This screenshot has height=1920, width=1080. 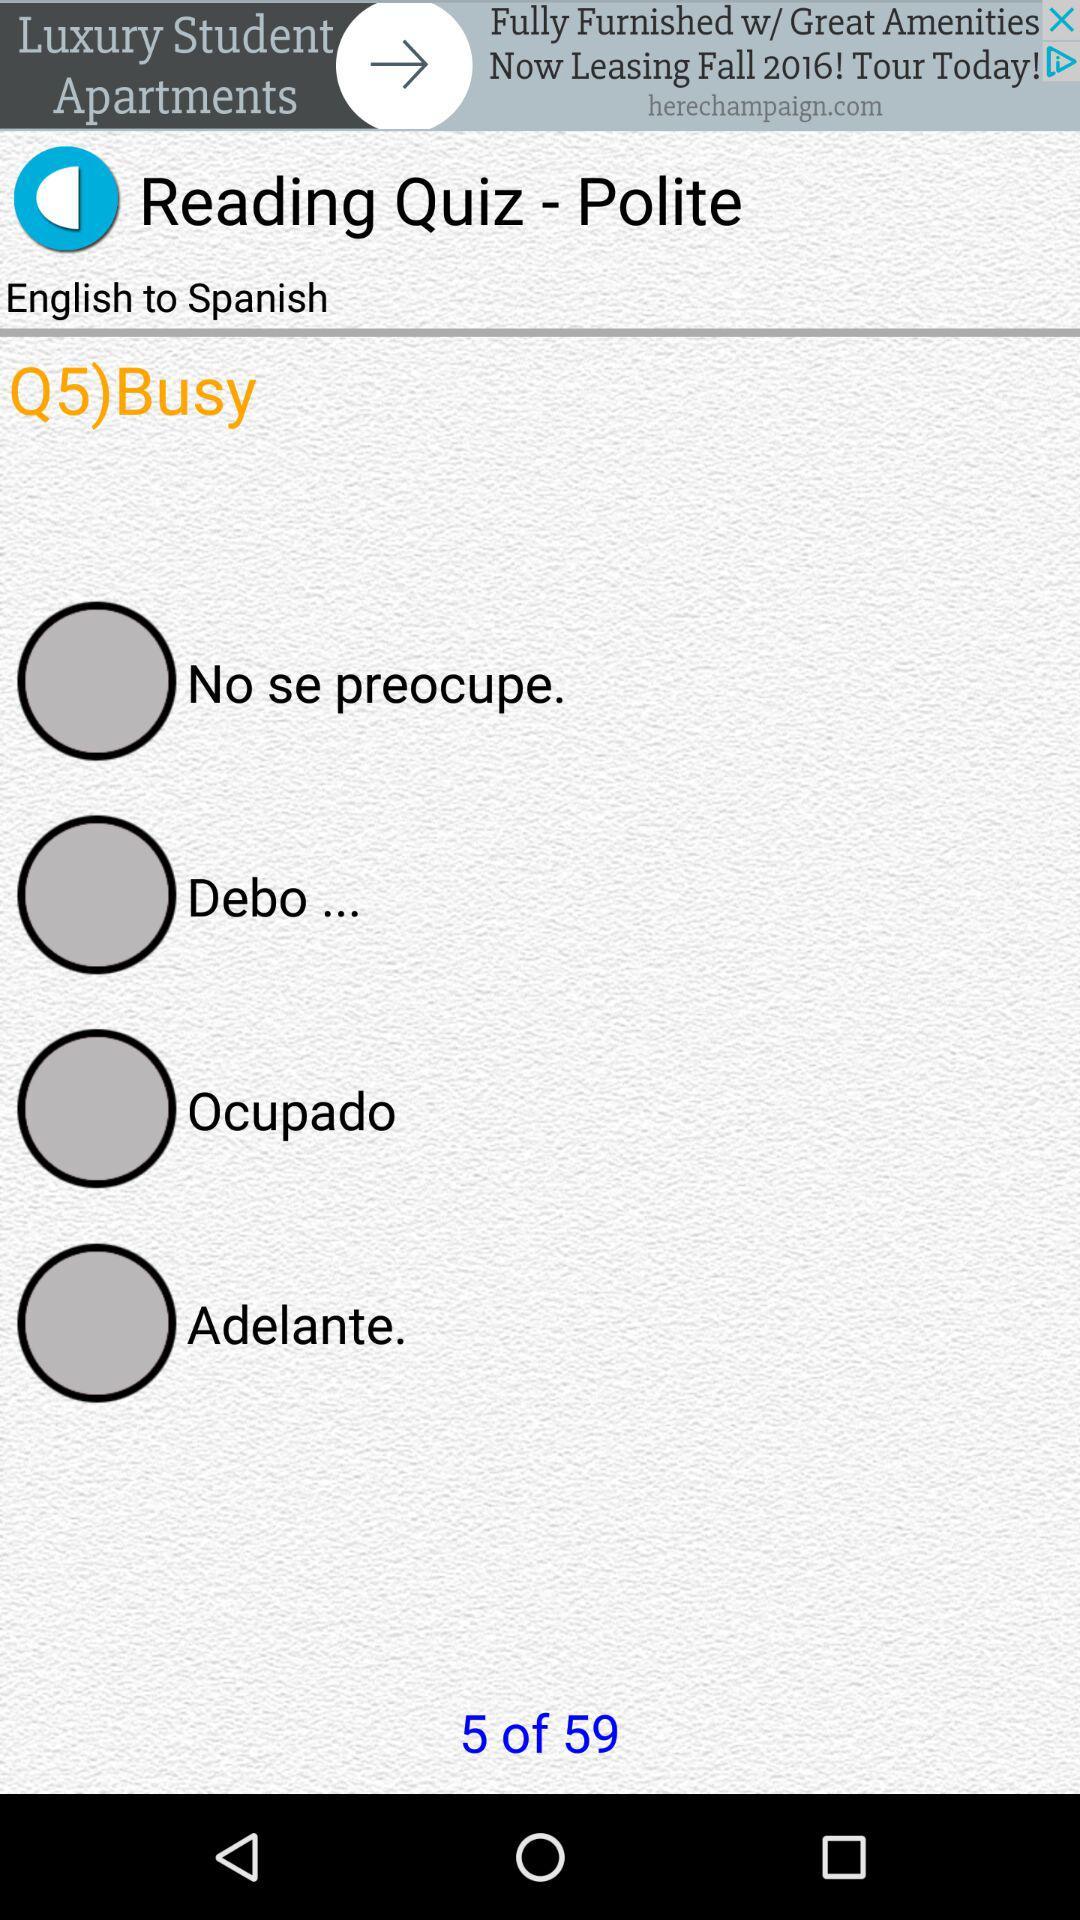 I want to click on selection, so click(x=97, y=1323).